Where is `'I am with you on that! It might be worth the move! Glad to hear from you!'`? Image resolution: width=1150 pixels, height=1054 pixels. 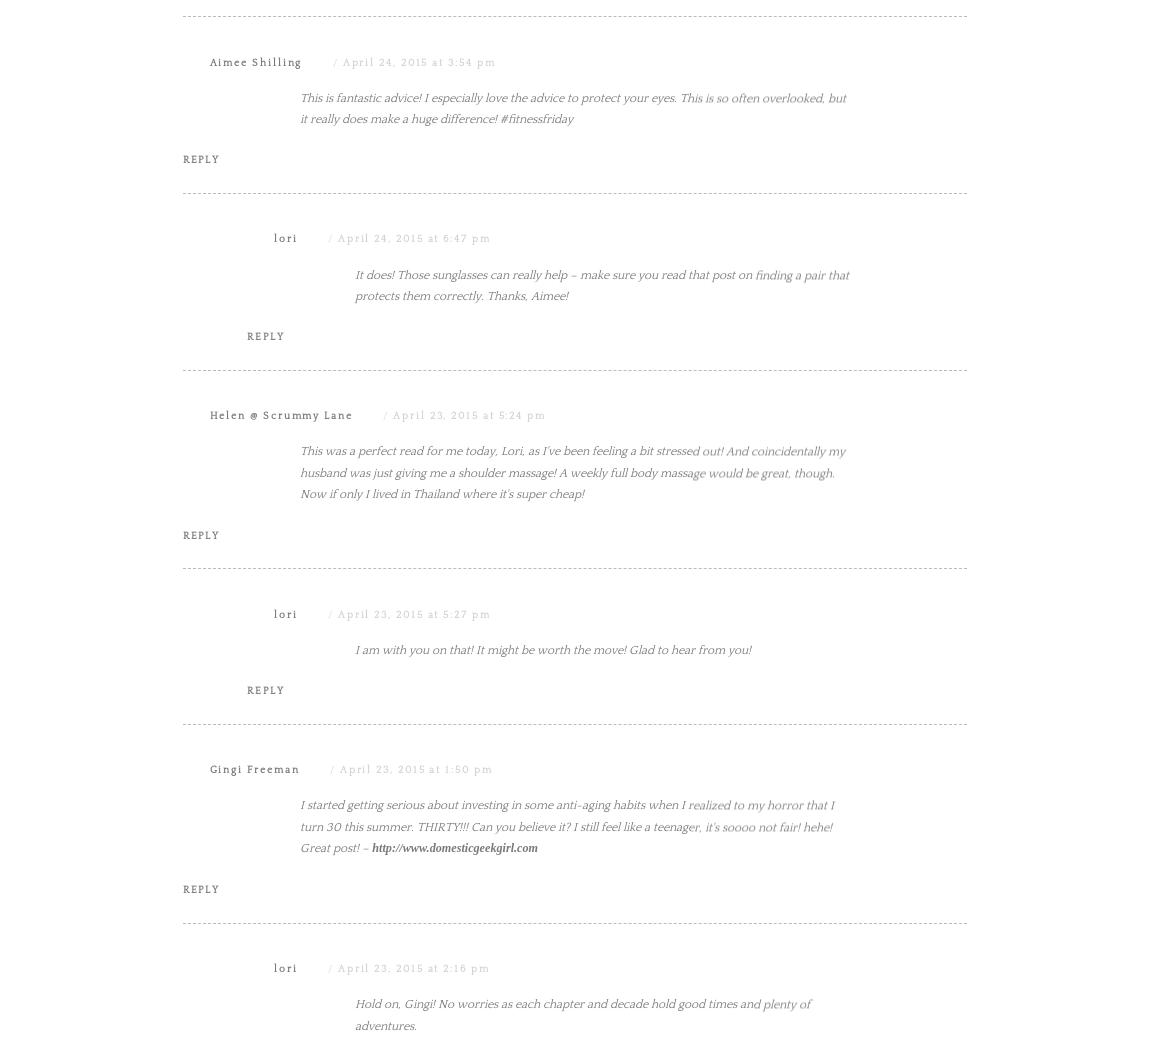 'I am with you on that! It might be worth the move! Glad to hear from you!' is located at coordinates (553, 851).